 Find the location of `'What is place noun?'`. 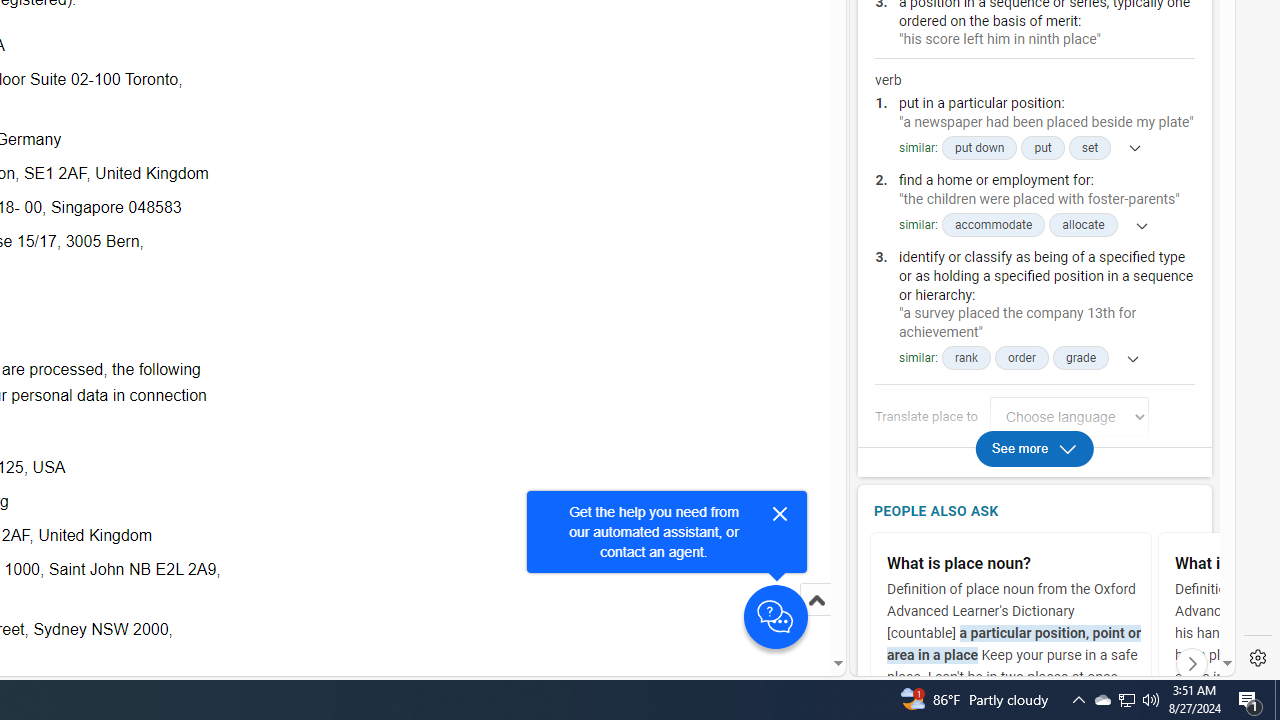

'What is place noun?' is located at coordinates (1015, 564).